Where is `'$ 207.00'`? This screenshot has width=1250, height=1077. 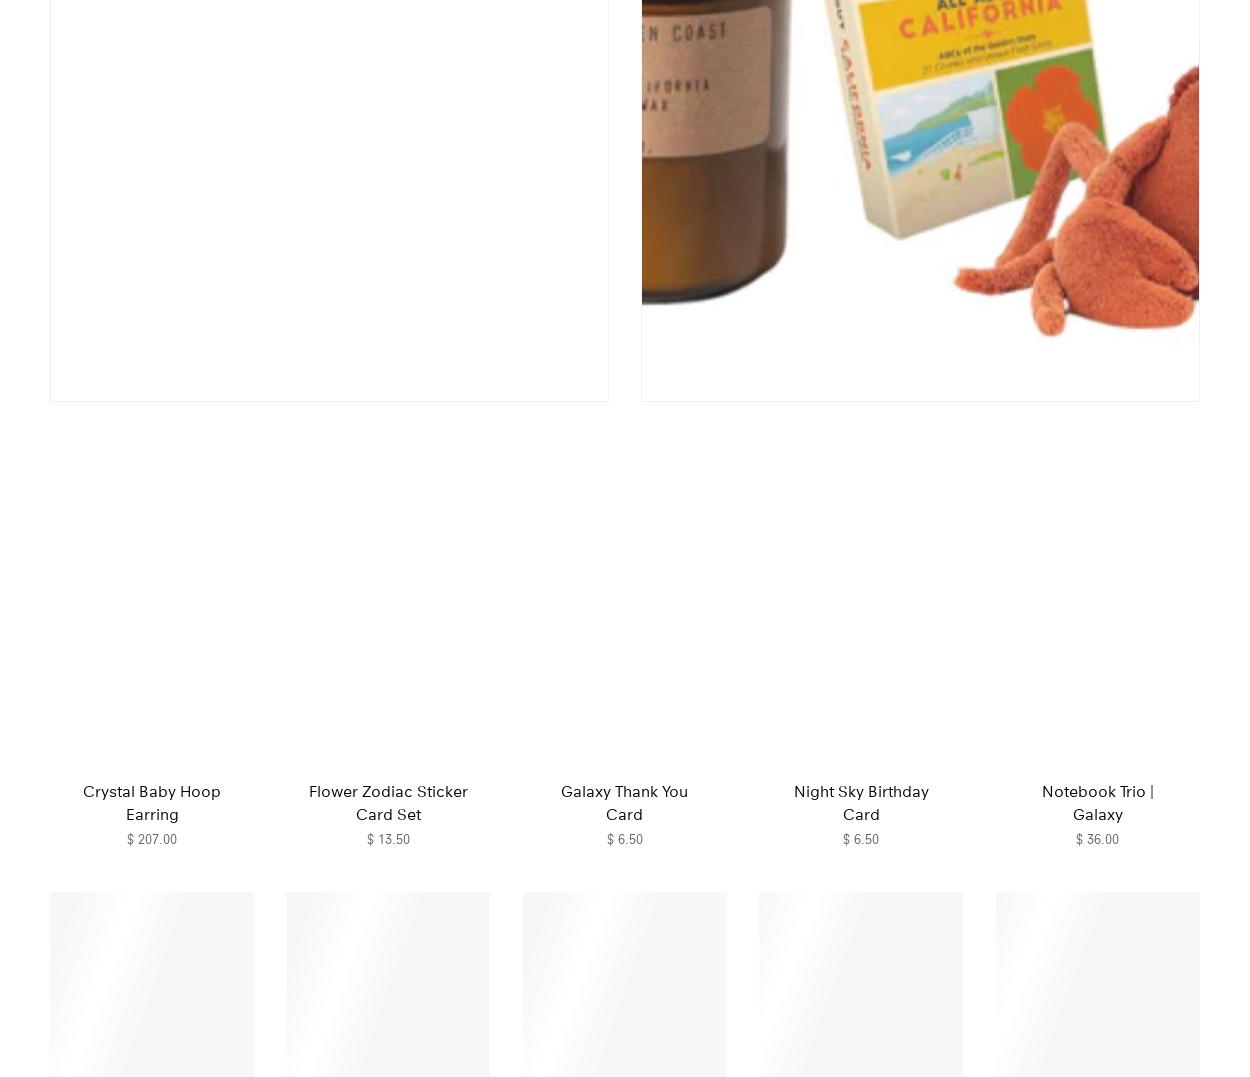 '$ 207.00' is located at coordinates (152, 837).